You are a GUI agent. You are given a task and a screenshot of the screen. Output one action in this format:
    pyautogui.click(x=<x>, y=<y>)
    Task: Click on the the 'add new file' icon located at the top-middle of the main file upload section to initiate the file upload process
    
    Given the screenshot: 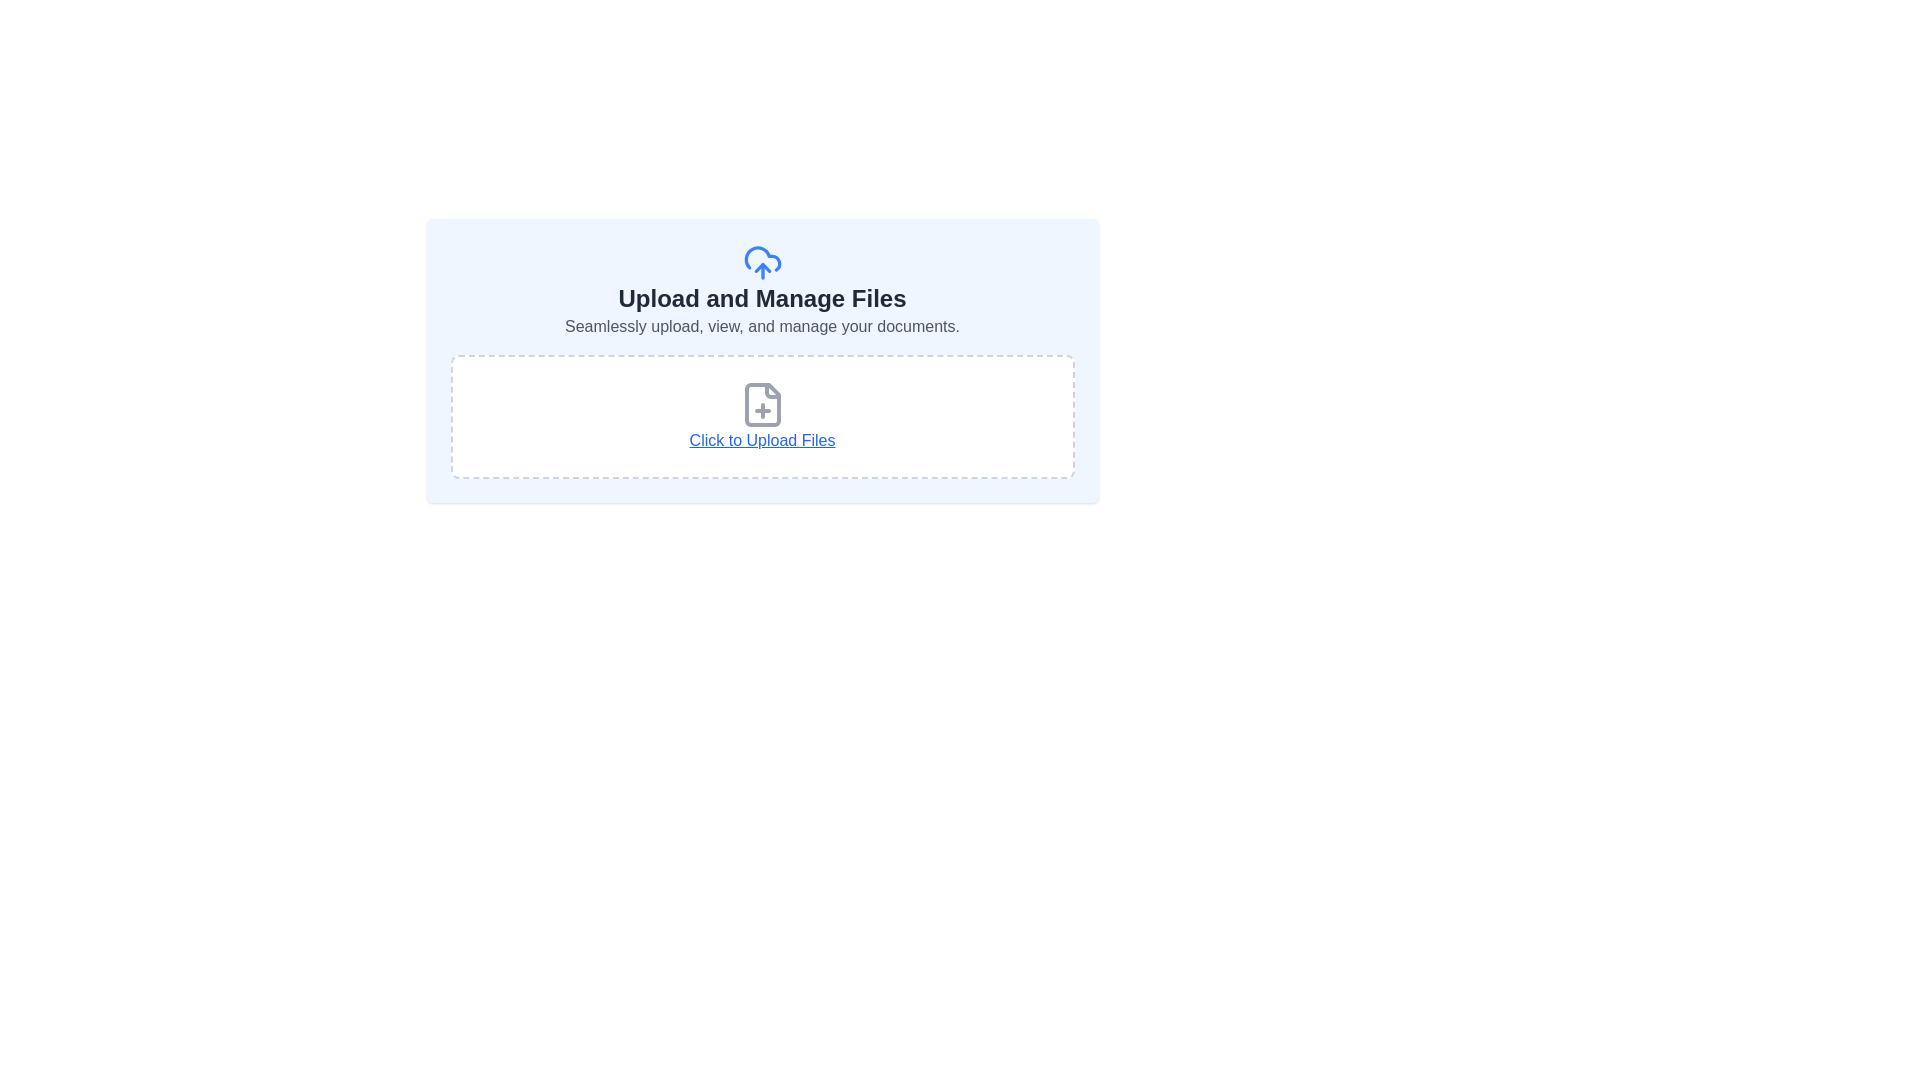 What is the action you would take?
    pyautogui.click(x=761, y=405)
    